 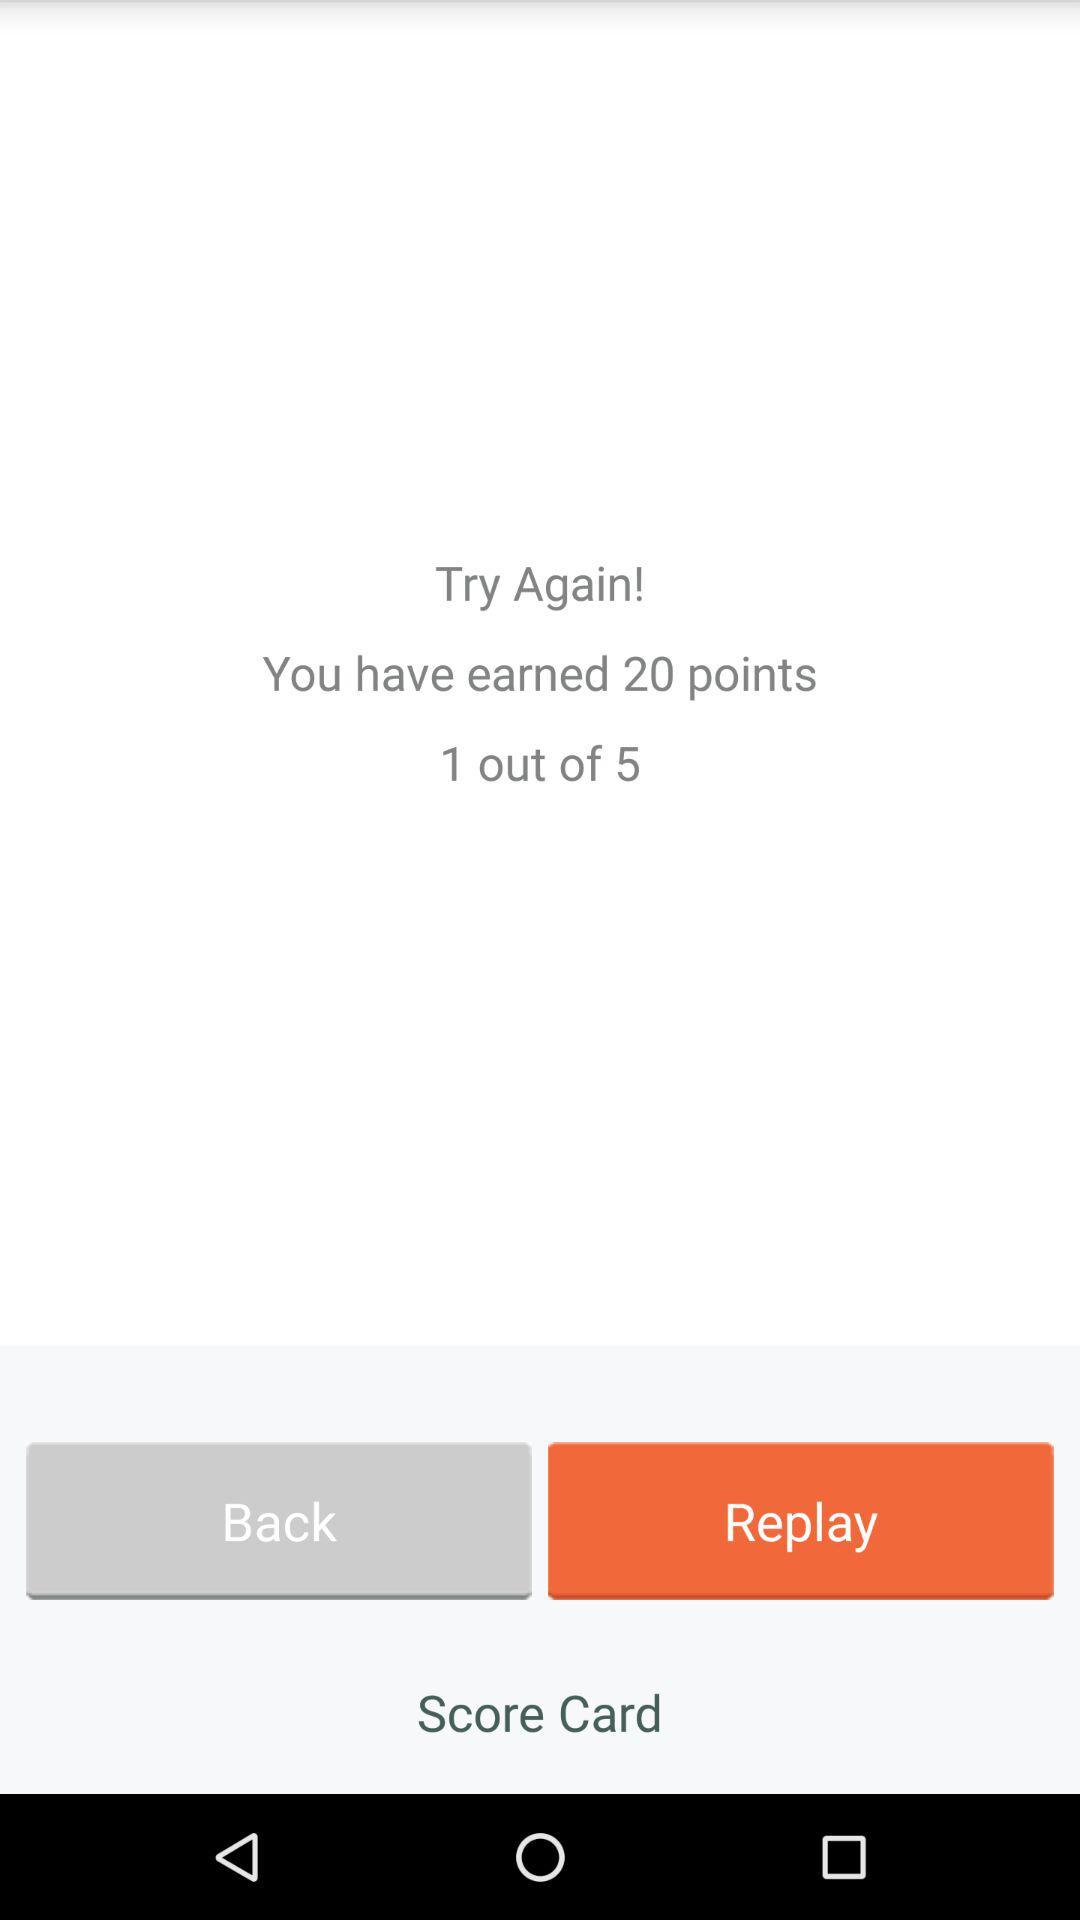 I want to click on score card icon, so click(x=540, y=1711).